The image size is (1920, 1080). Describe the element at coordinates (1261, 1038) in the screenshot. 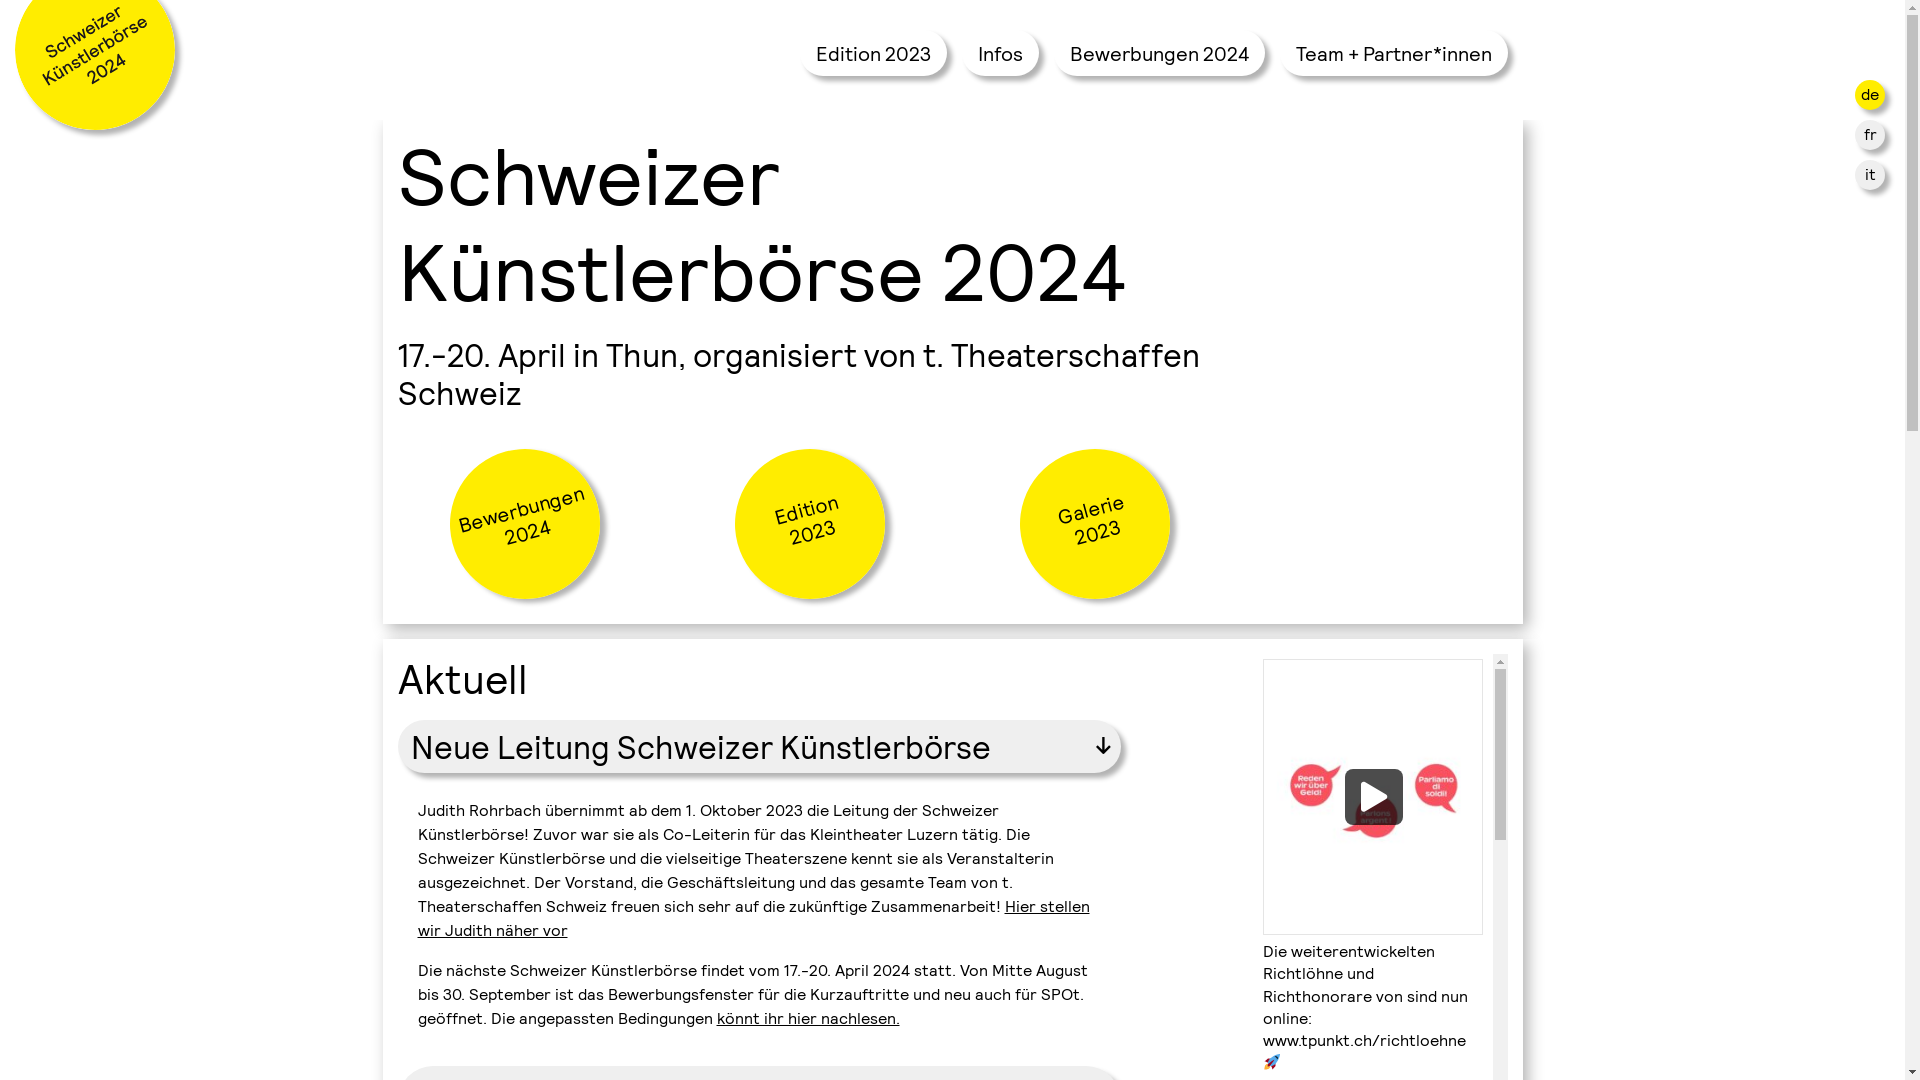

I see `'www.tpunkt.ch/richtloehne'` at that location.